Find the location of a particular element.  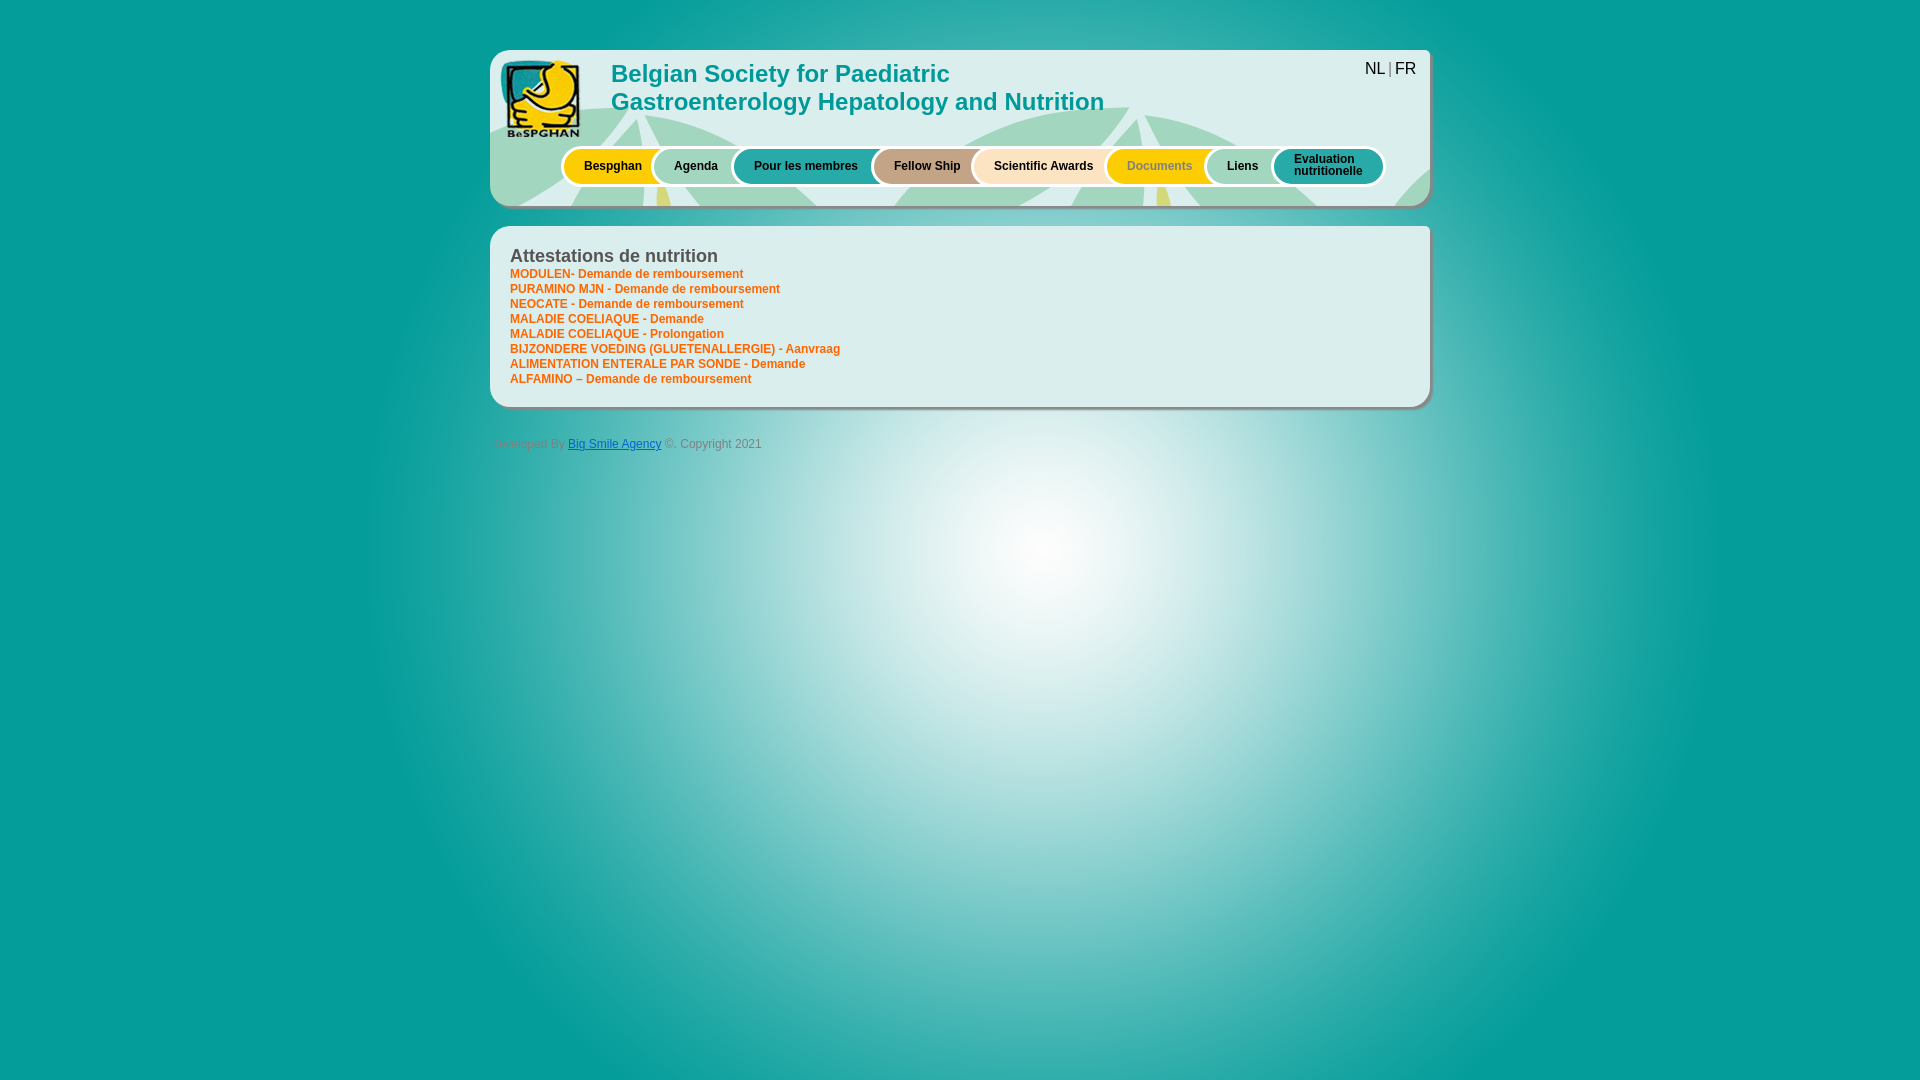

'ALIMENTATION ENTERALE PAR SONDE - Demande' is located at coordinates (657, 363).